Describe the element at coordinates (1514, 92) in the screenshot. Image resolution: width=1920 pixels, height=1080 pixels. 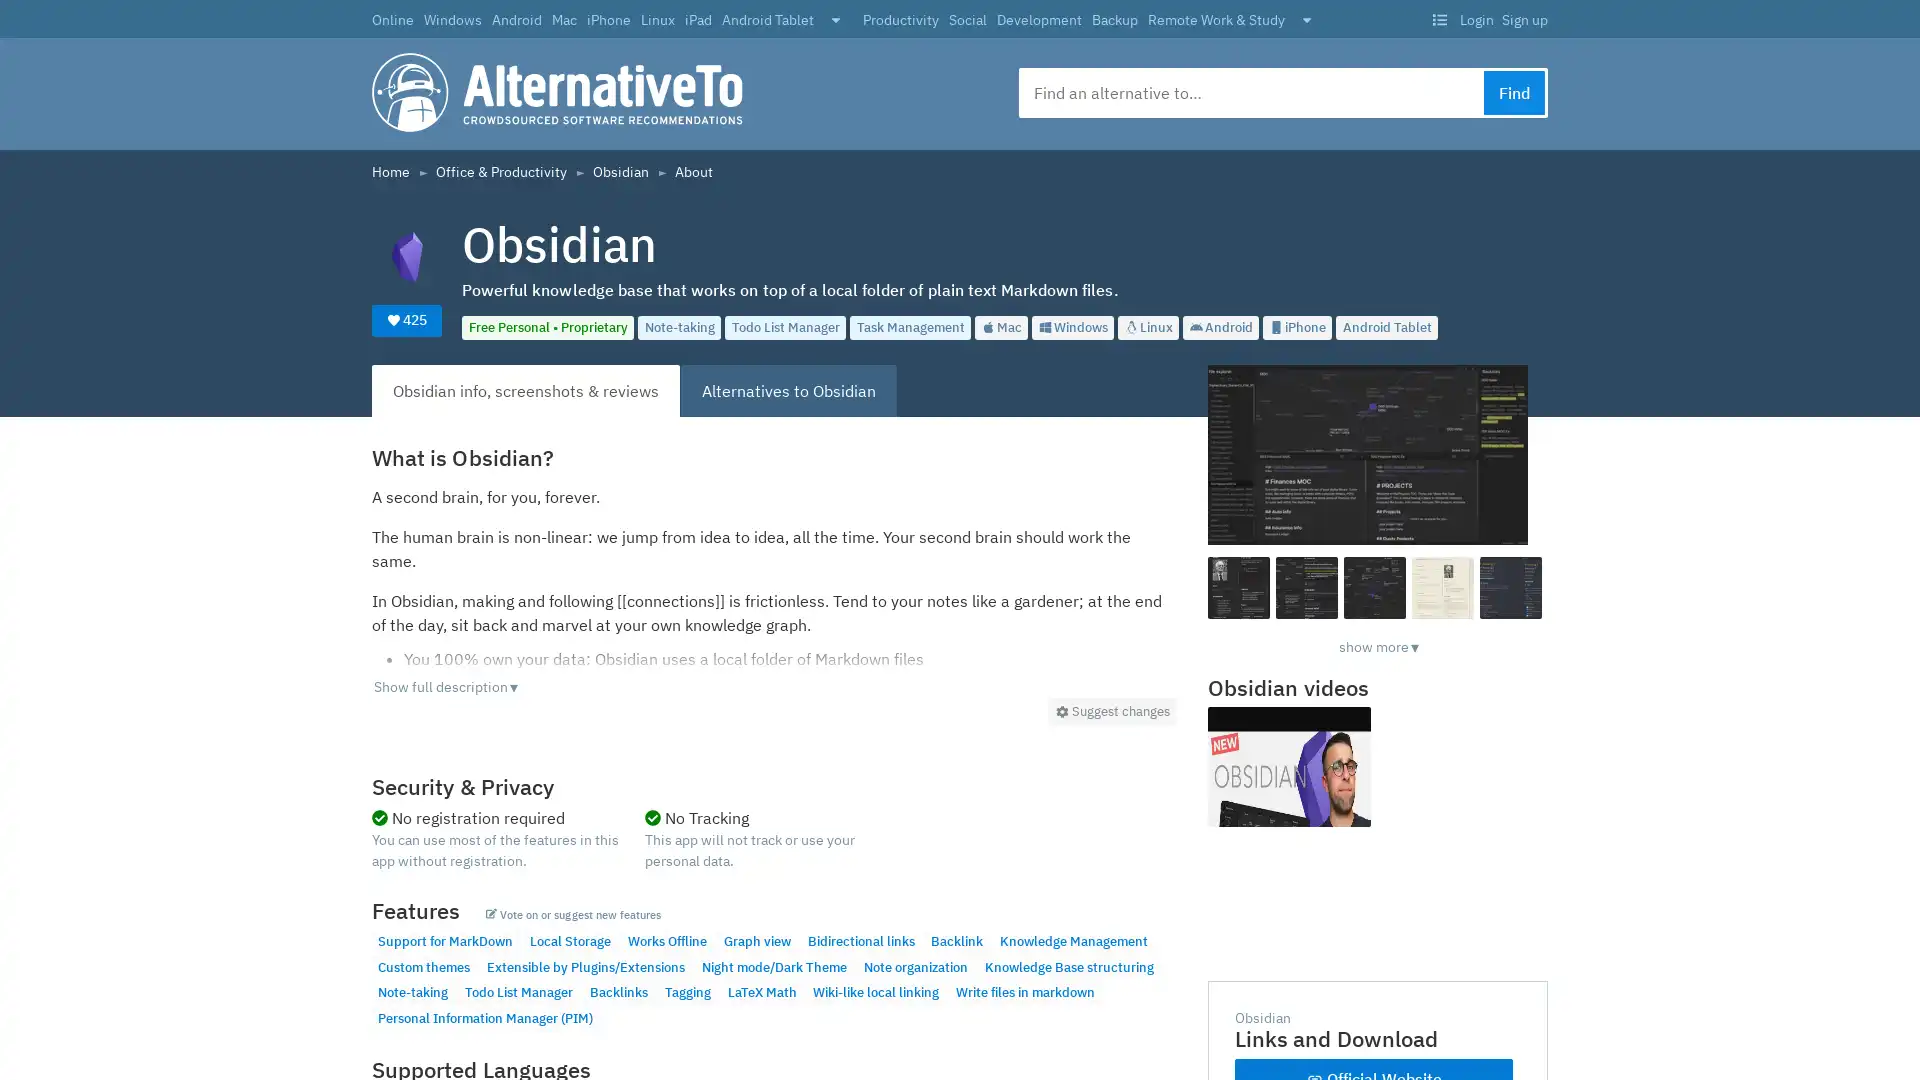
I see `Find` at that location.